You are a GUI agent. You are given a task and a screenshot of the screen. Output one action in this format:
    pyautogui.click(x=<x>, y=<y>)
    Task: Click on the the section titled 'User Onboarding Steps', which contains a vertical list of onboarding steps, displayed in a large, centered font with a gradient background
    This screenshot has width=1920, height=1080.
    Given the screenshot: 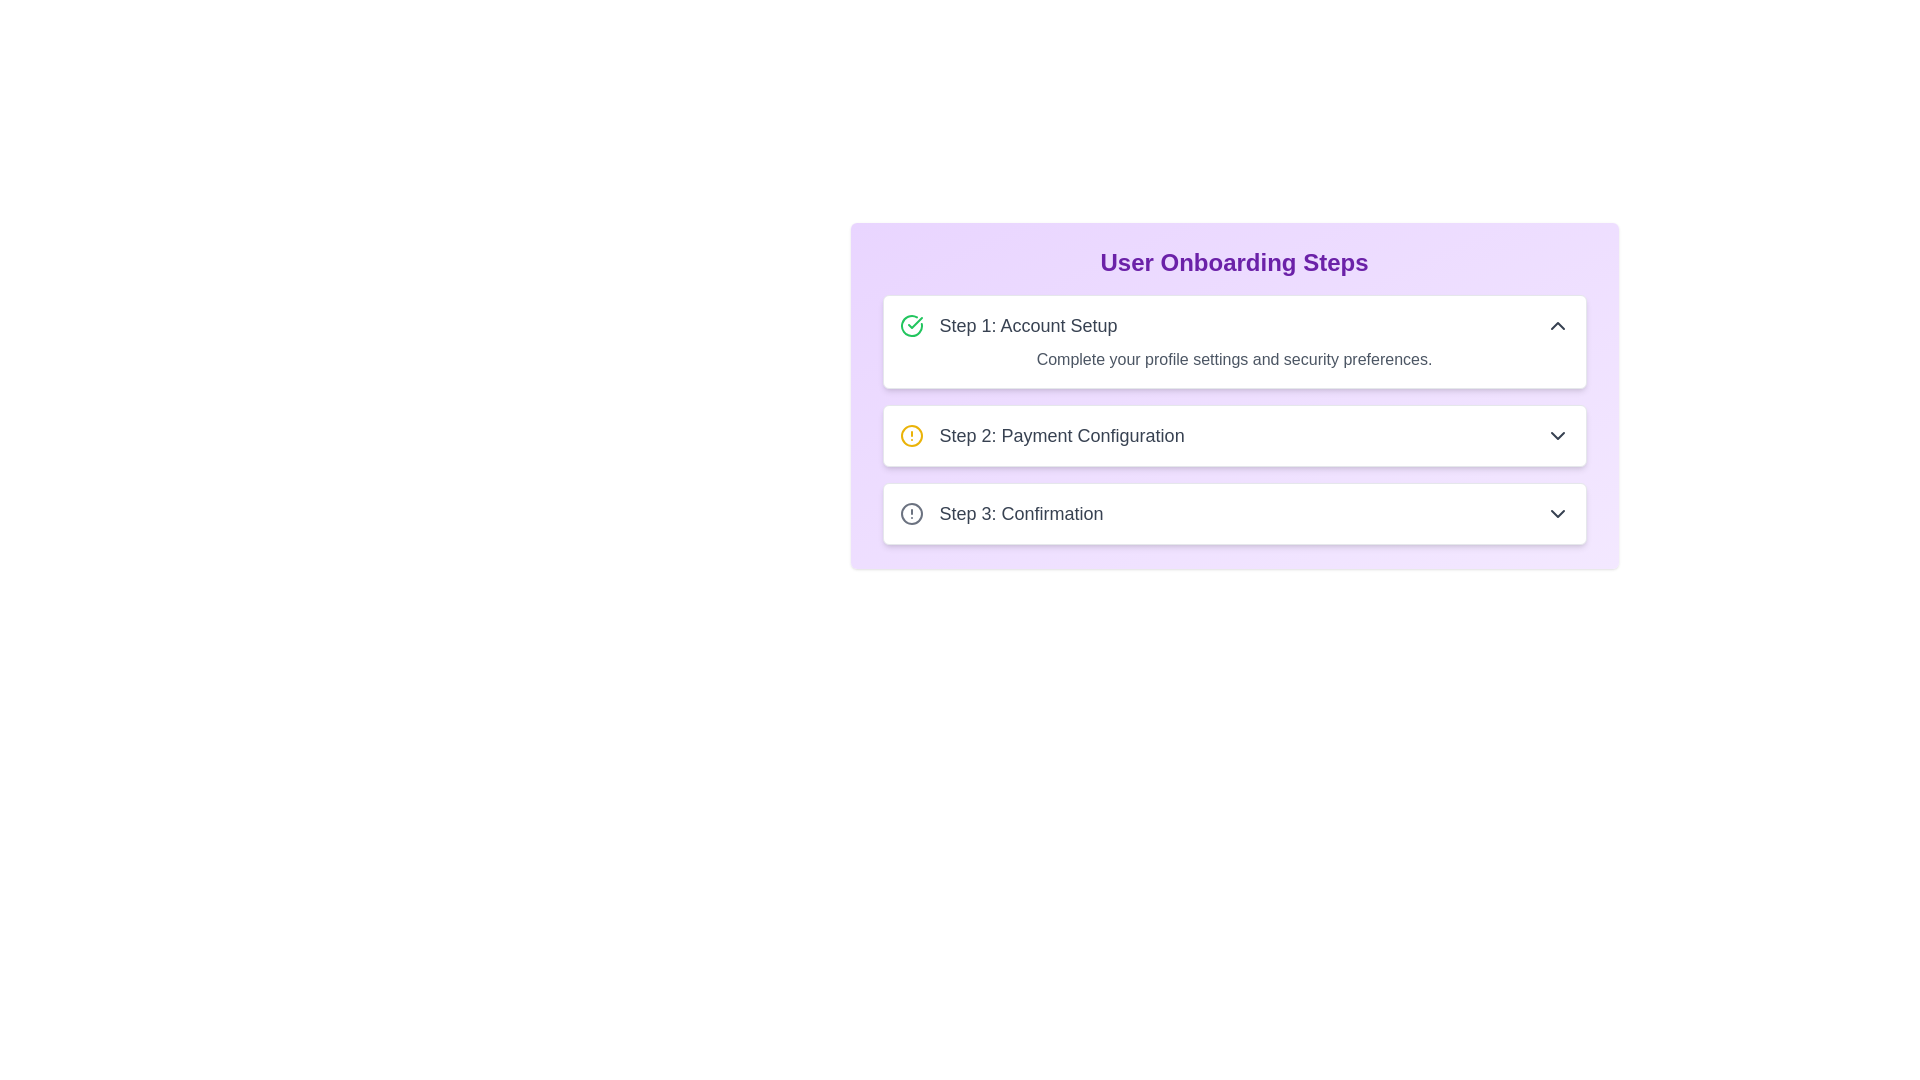 What is the action you would take?
    pyautogui.click(x=1233, y=396)
    